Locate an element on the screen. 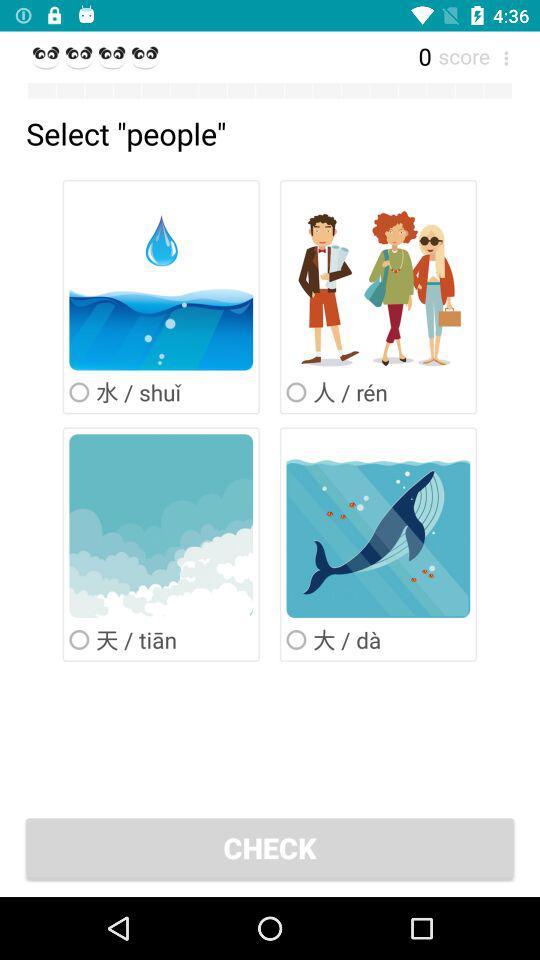 This screenshot has height=960, width=540. the check is located at coordinates (270, 846).